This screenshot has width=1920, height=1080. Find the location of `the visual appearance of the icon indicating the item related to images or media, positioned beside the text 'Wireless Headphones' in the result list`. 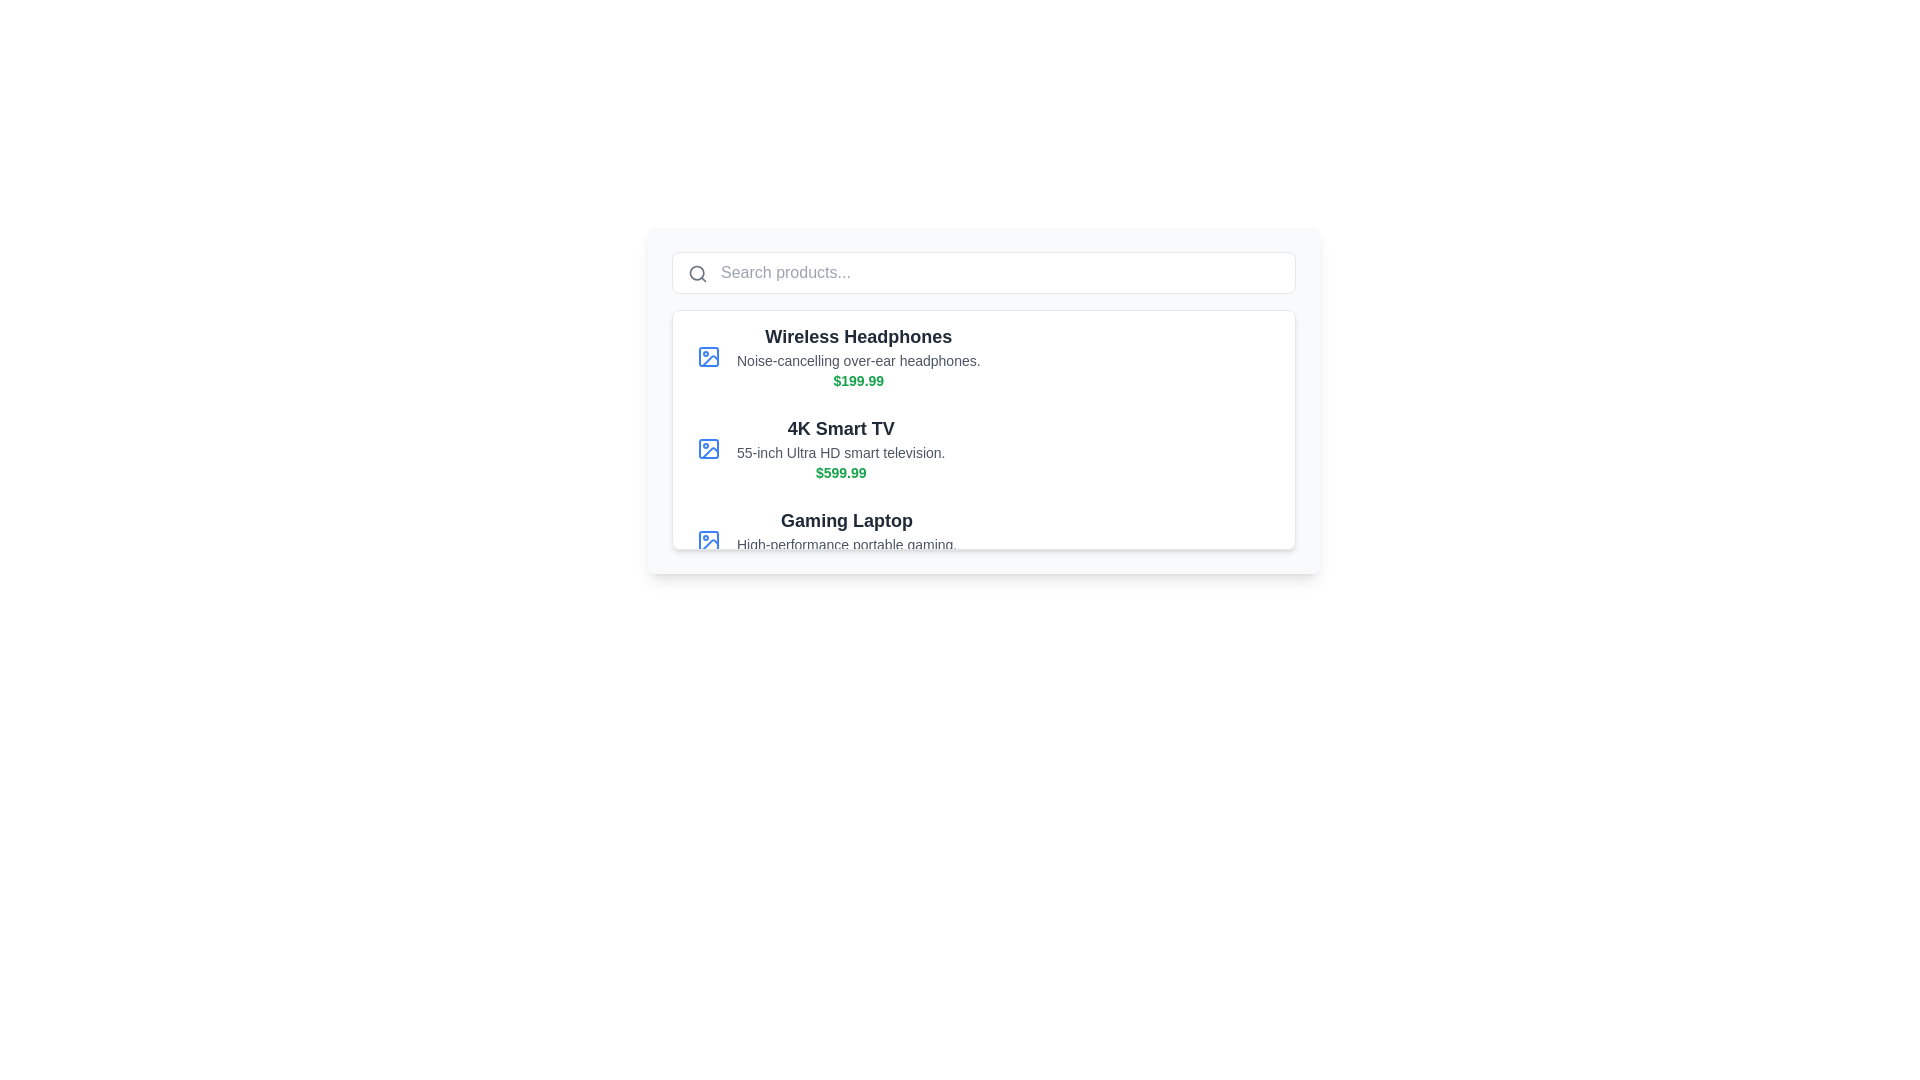

the visual appearance of the icon indicating the item related to images or media, positioned beside the text 'Wireless Headphones' in the result list is located at coordinates (709, 356).